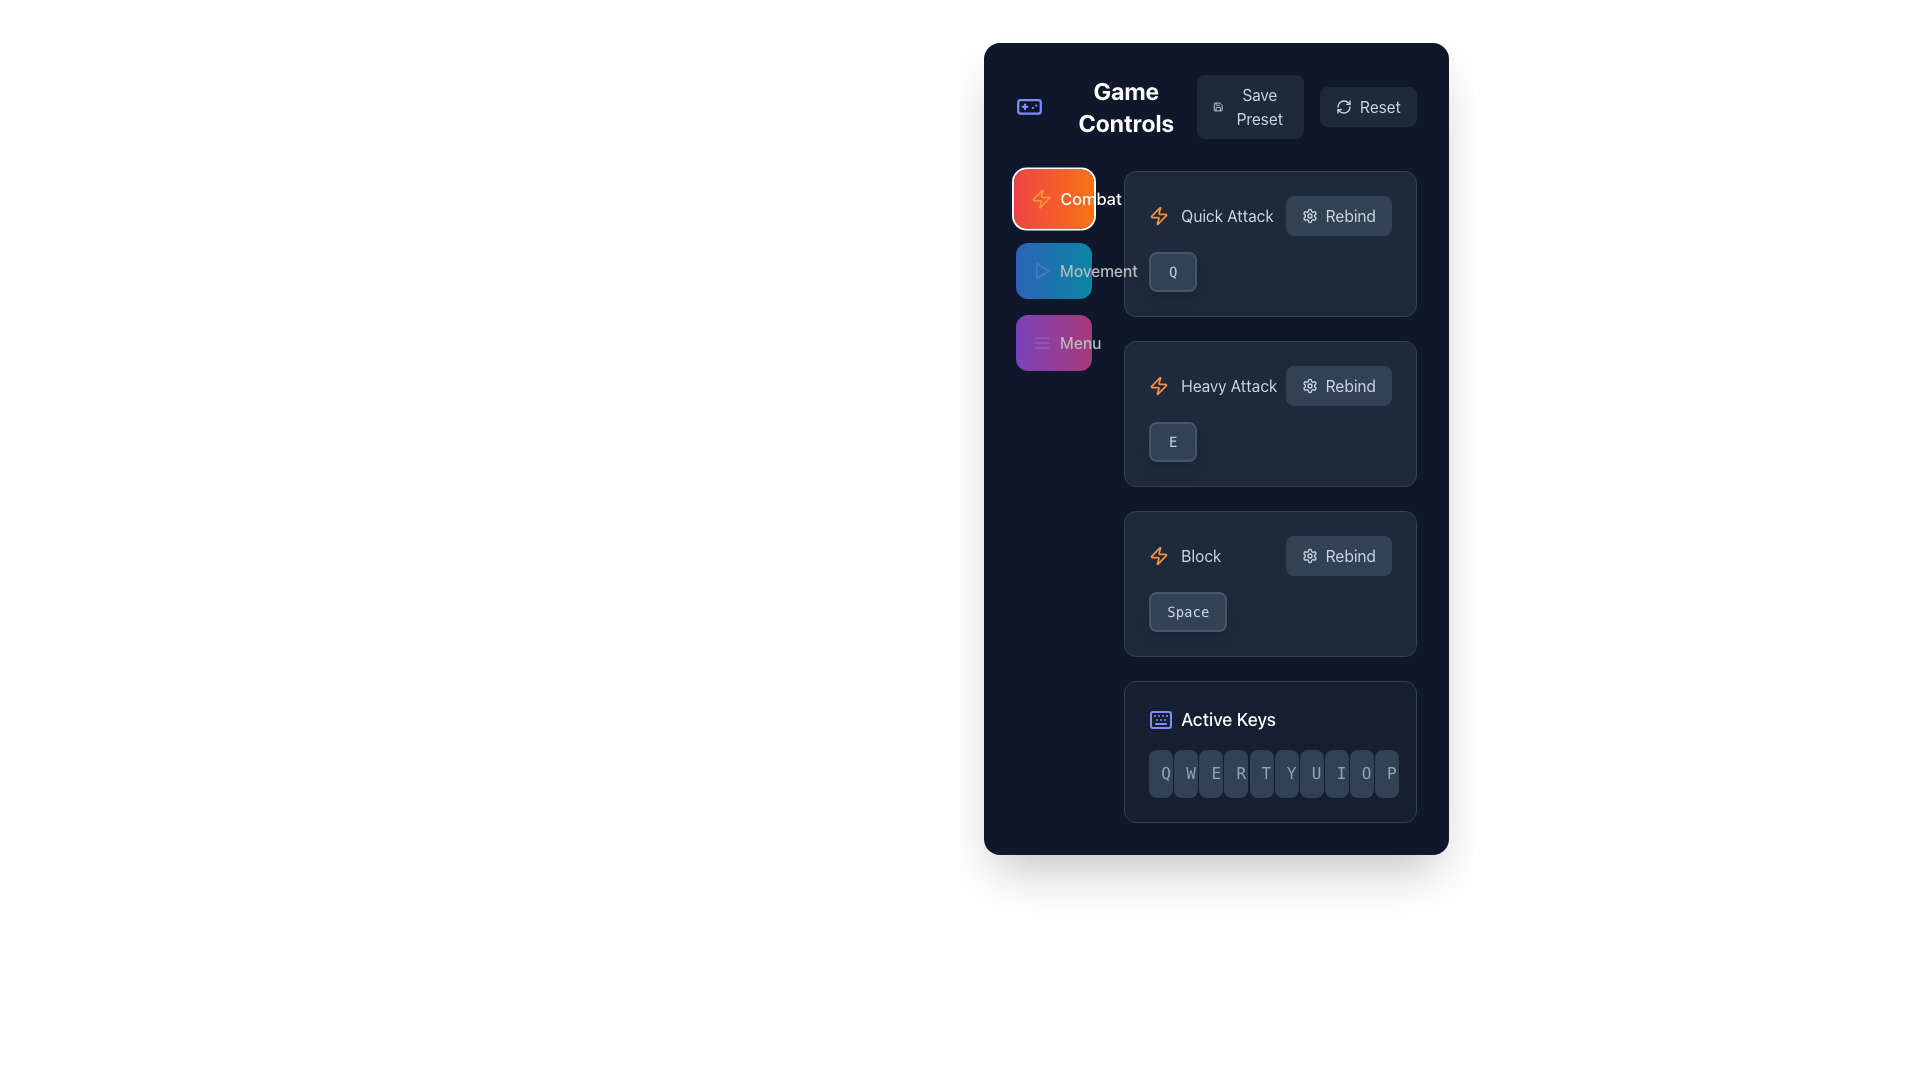 Image resolution: width=1920 pixels, height=1080 pixels. What do you see at coordinates (1040, 199) in the screenshot?
I see `the appearance of the orange thunderbolt icon in the 'Combat' section of the sidebar menu, which is the first visual component next to the 'Combat' label` at bounding box center [1040, 199].